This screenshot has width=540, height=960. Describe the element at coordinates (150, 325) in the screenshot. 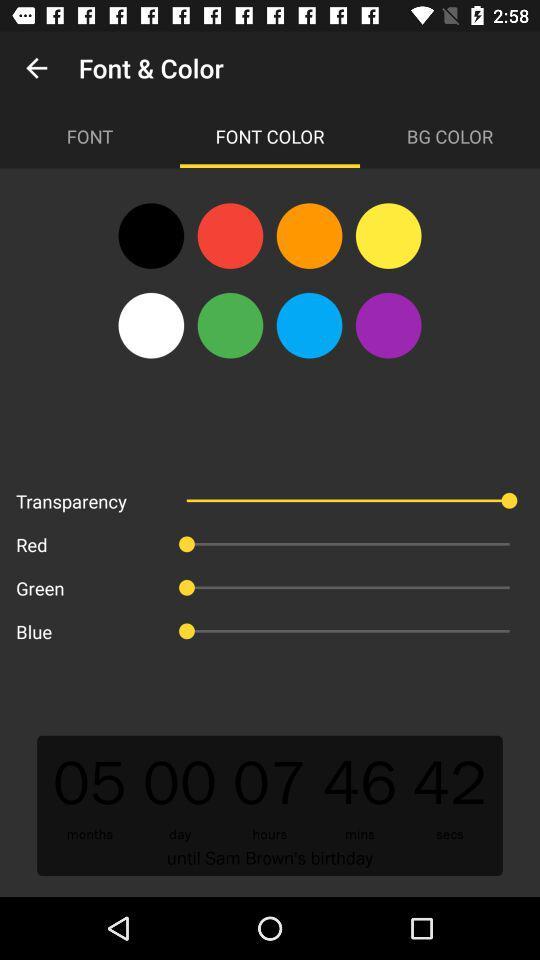

I see `the icon above the transparency item` at that location.